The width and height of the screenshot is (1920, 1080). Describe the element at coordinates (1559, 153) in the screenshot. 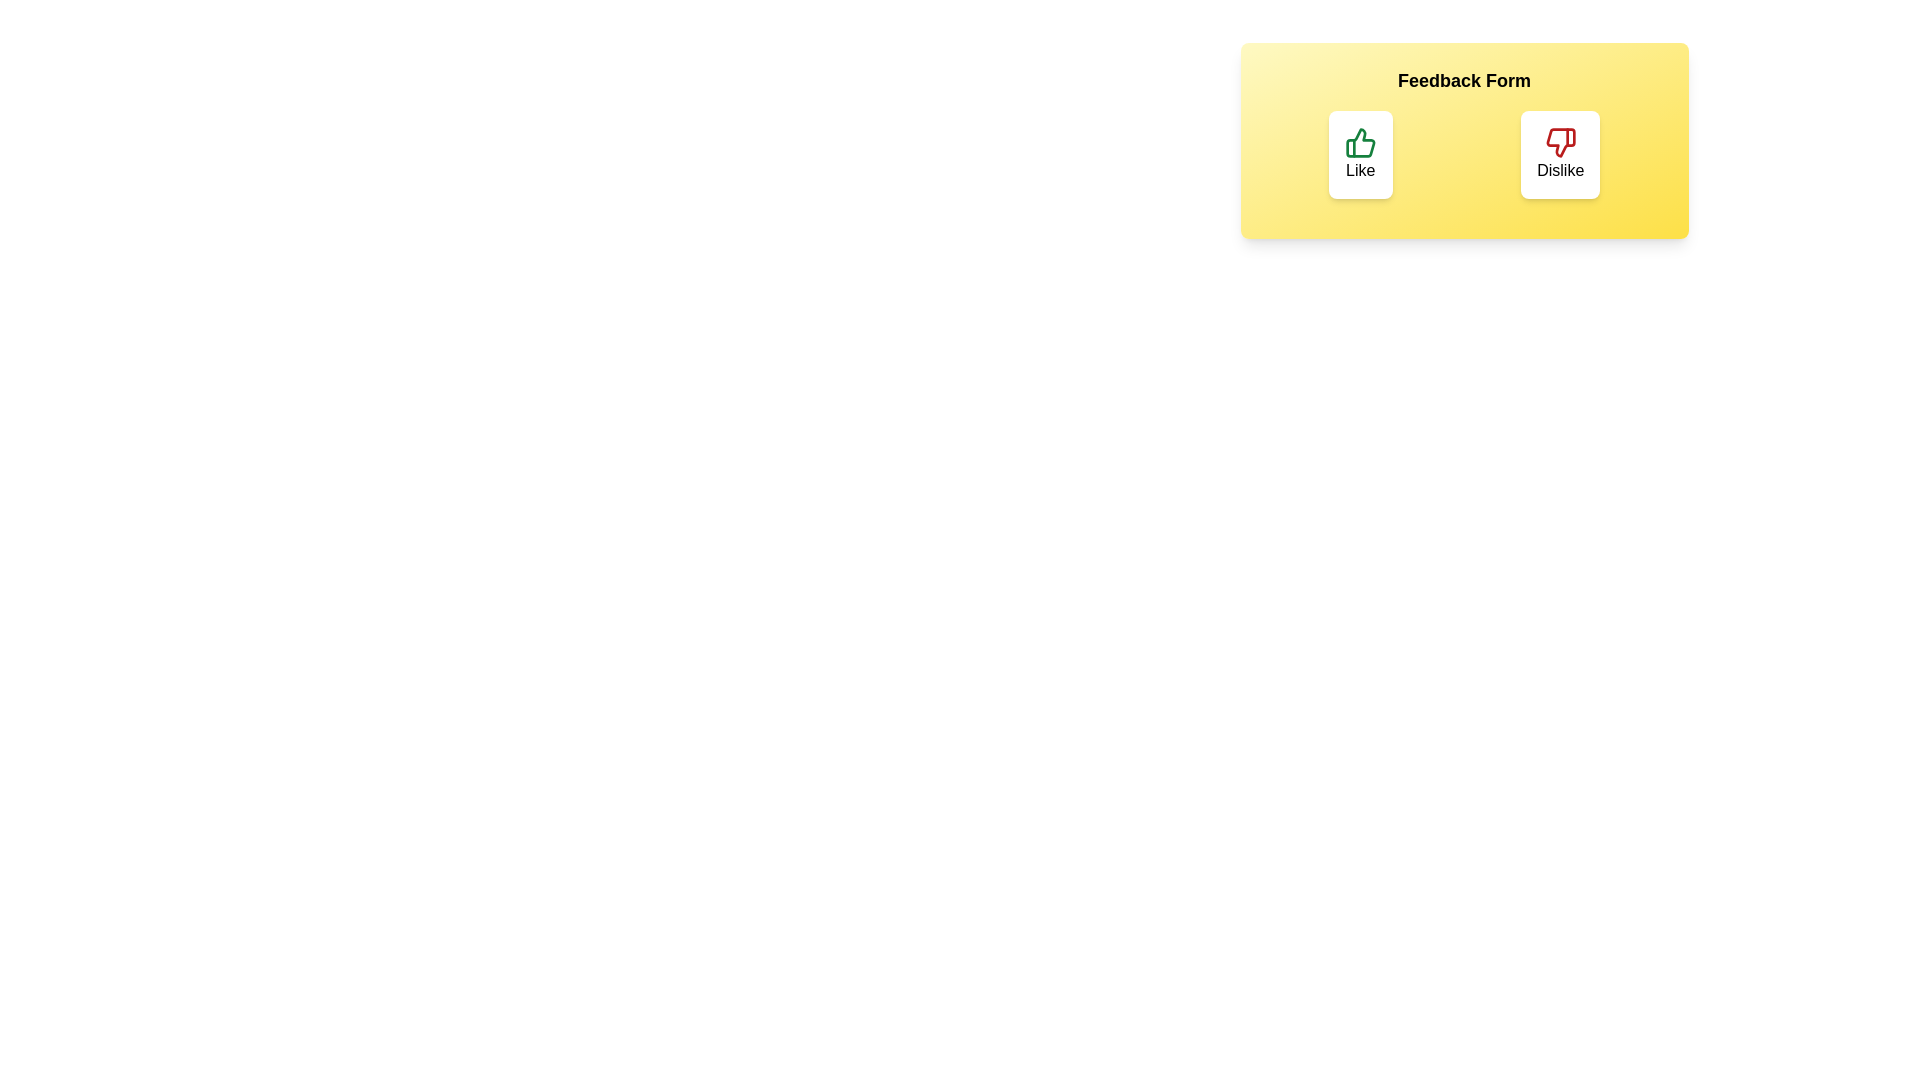

I see `the button labeled Dislike to observe its hover effect` at that location.